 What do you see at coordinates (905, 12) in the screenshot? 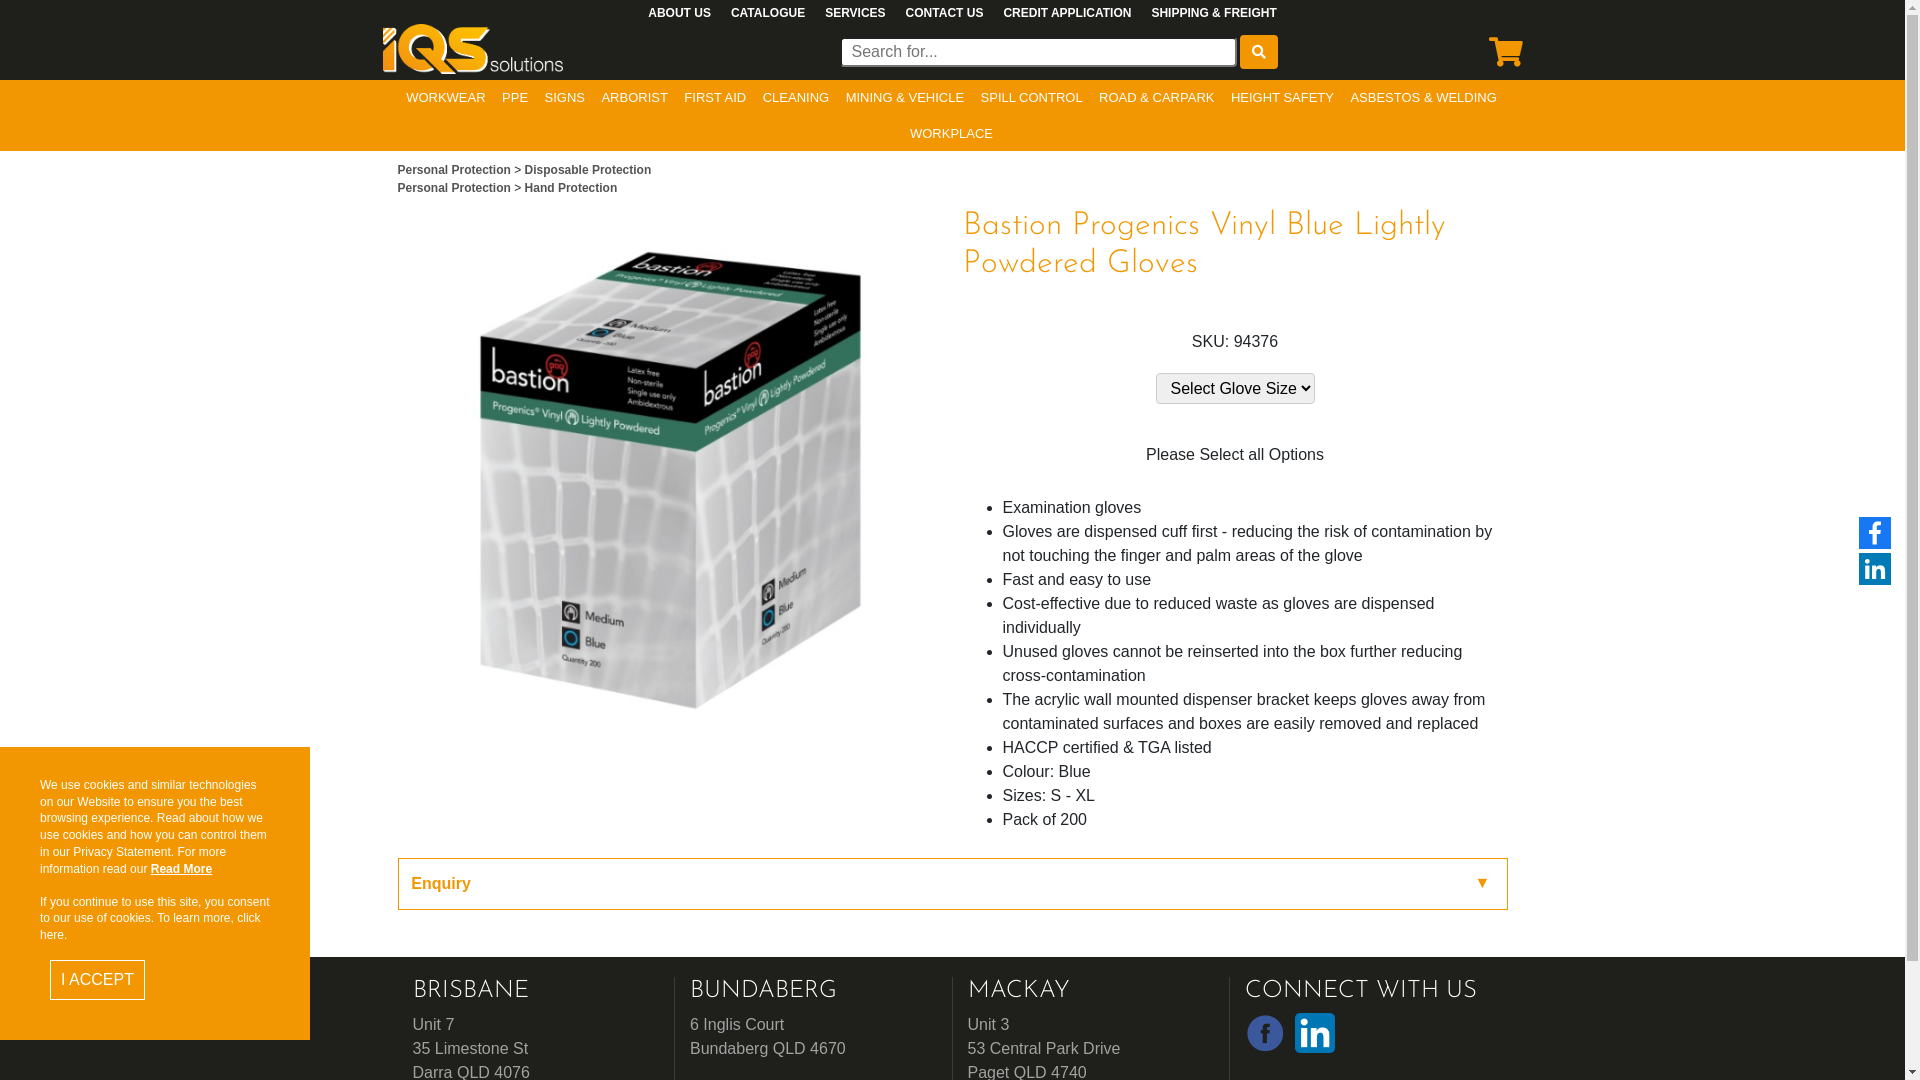
I see `'CONTACT US'` at bounding box center [905, 12].